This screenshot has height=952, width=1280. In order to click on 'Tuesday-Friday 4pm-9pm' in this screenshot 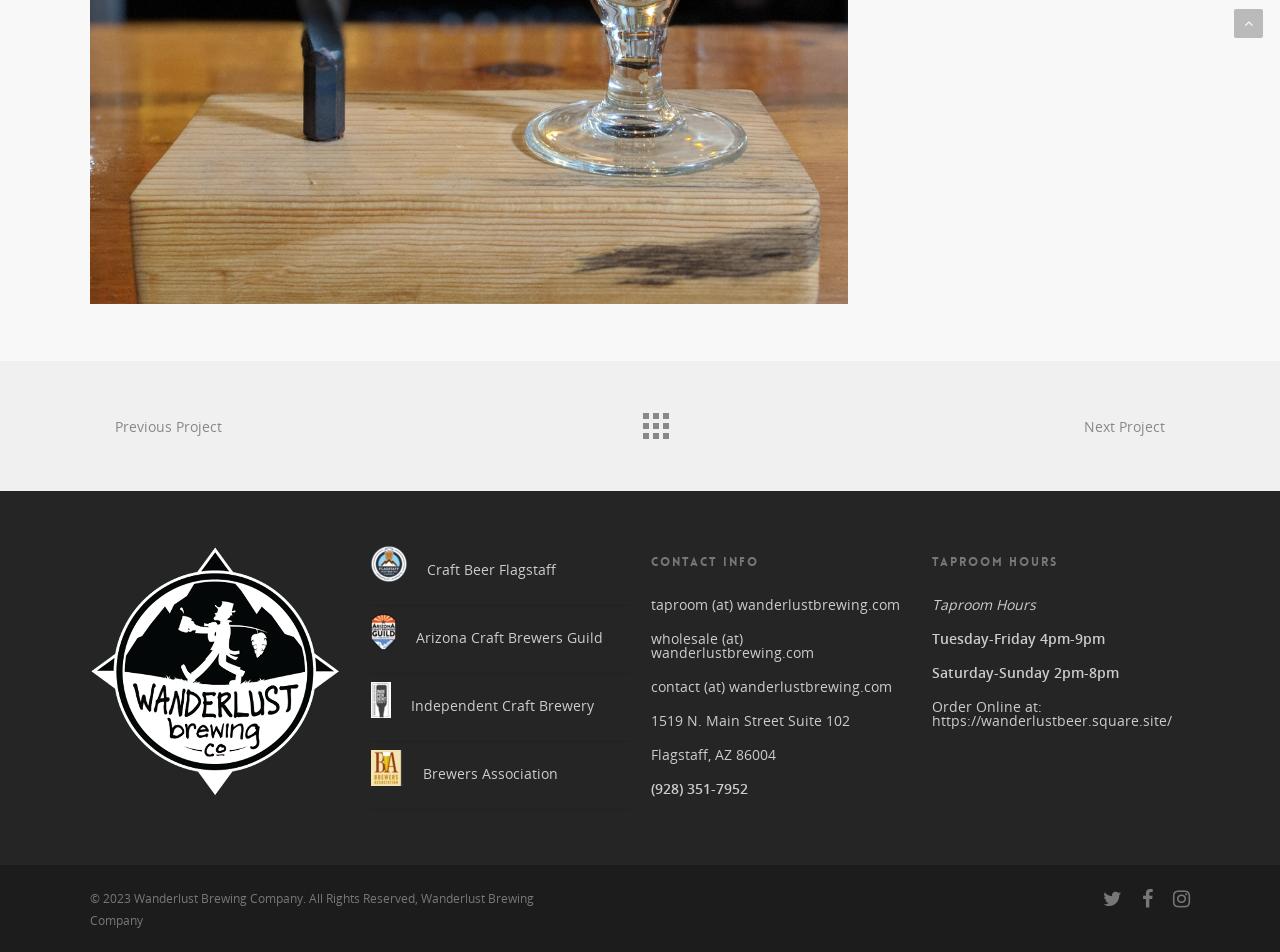, I will do `click(1017, 630)`.